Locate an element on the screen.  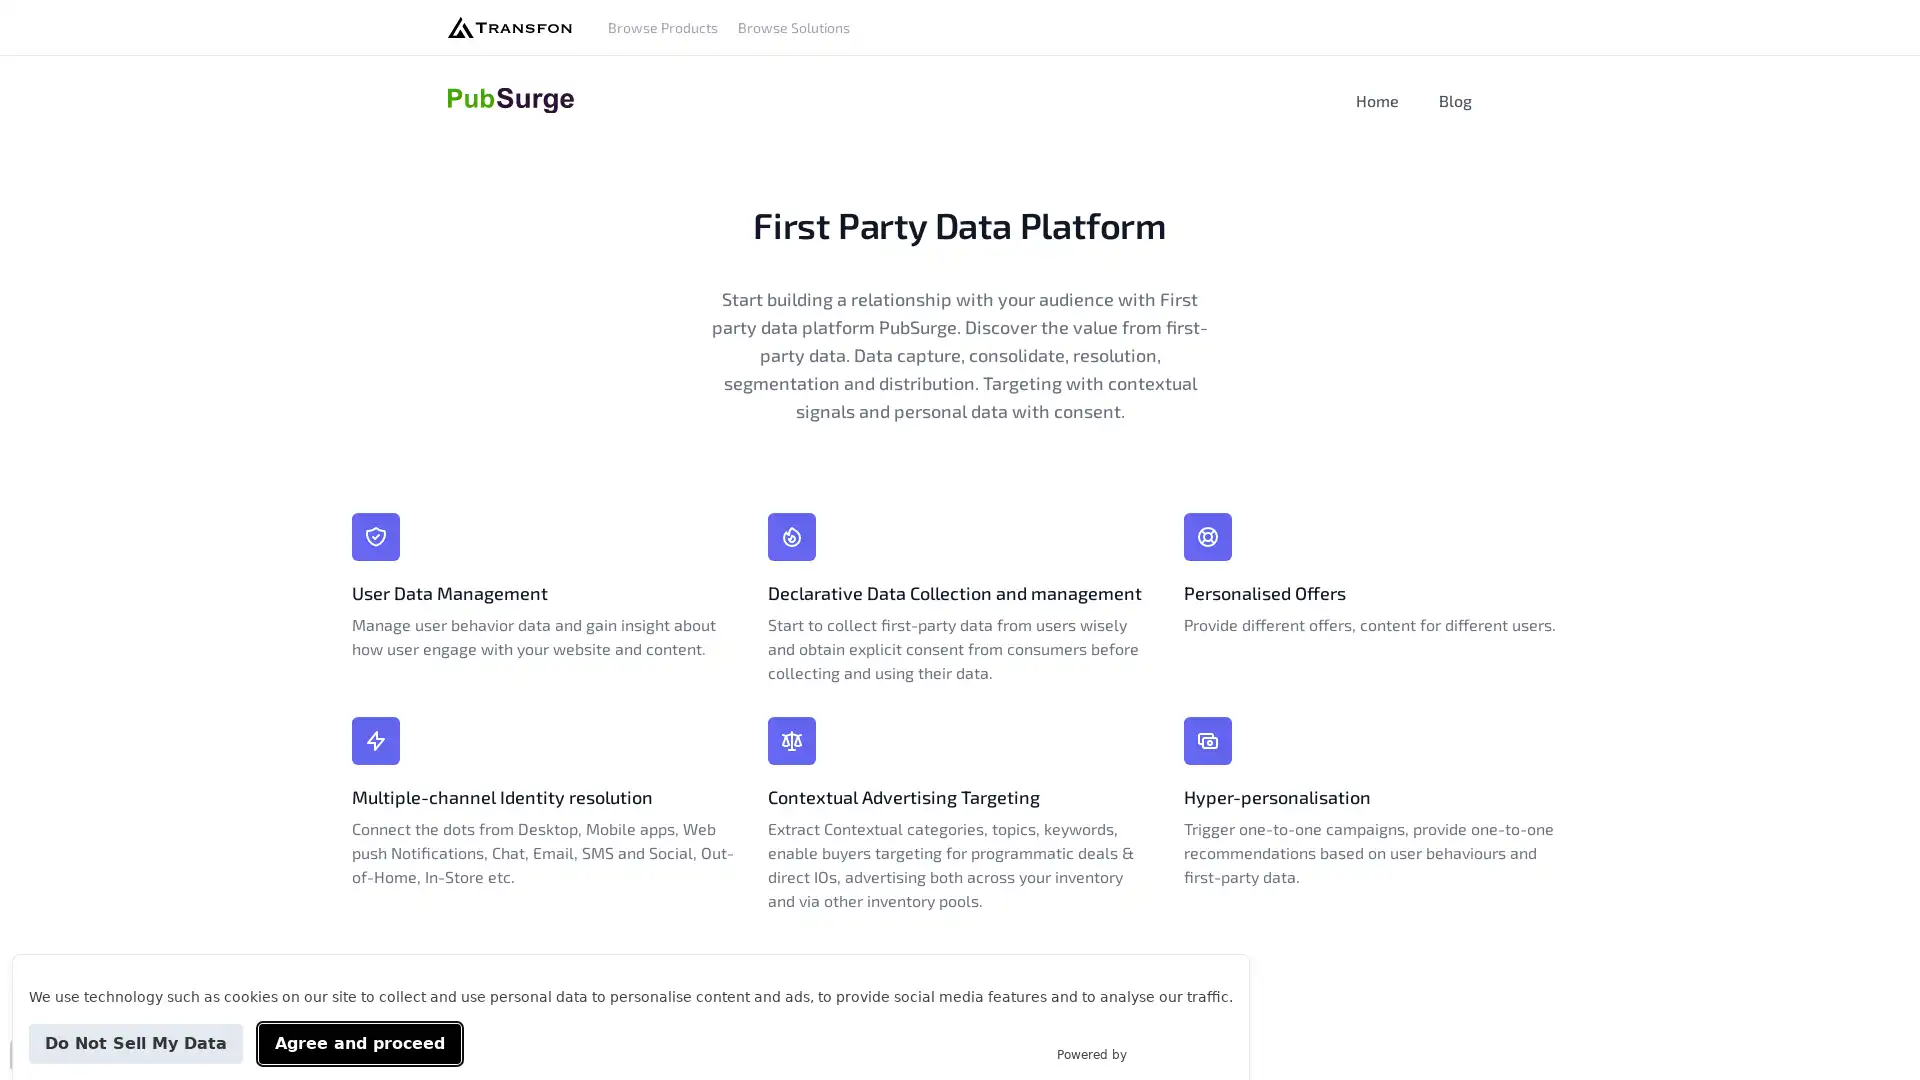
Do Not Sell My Data is located at coordinates (134, 1043).